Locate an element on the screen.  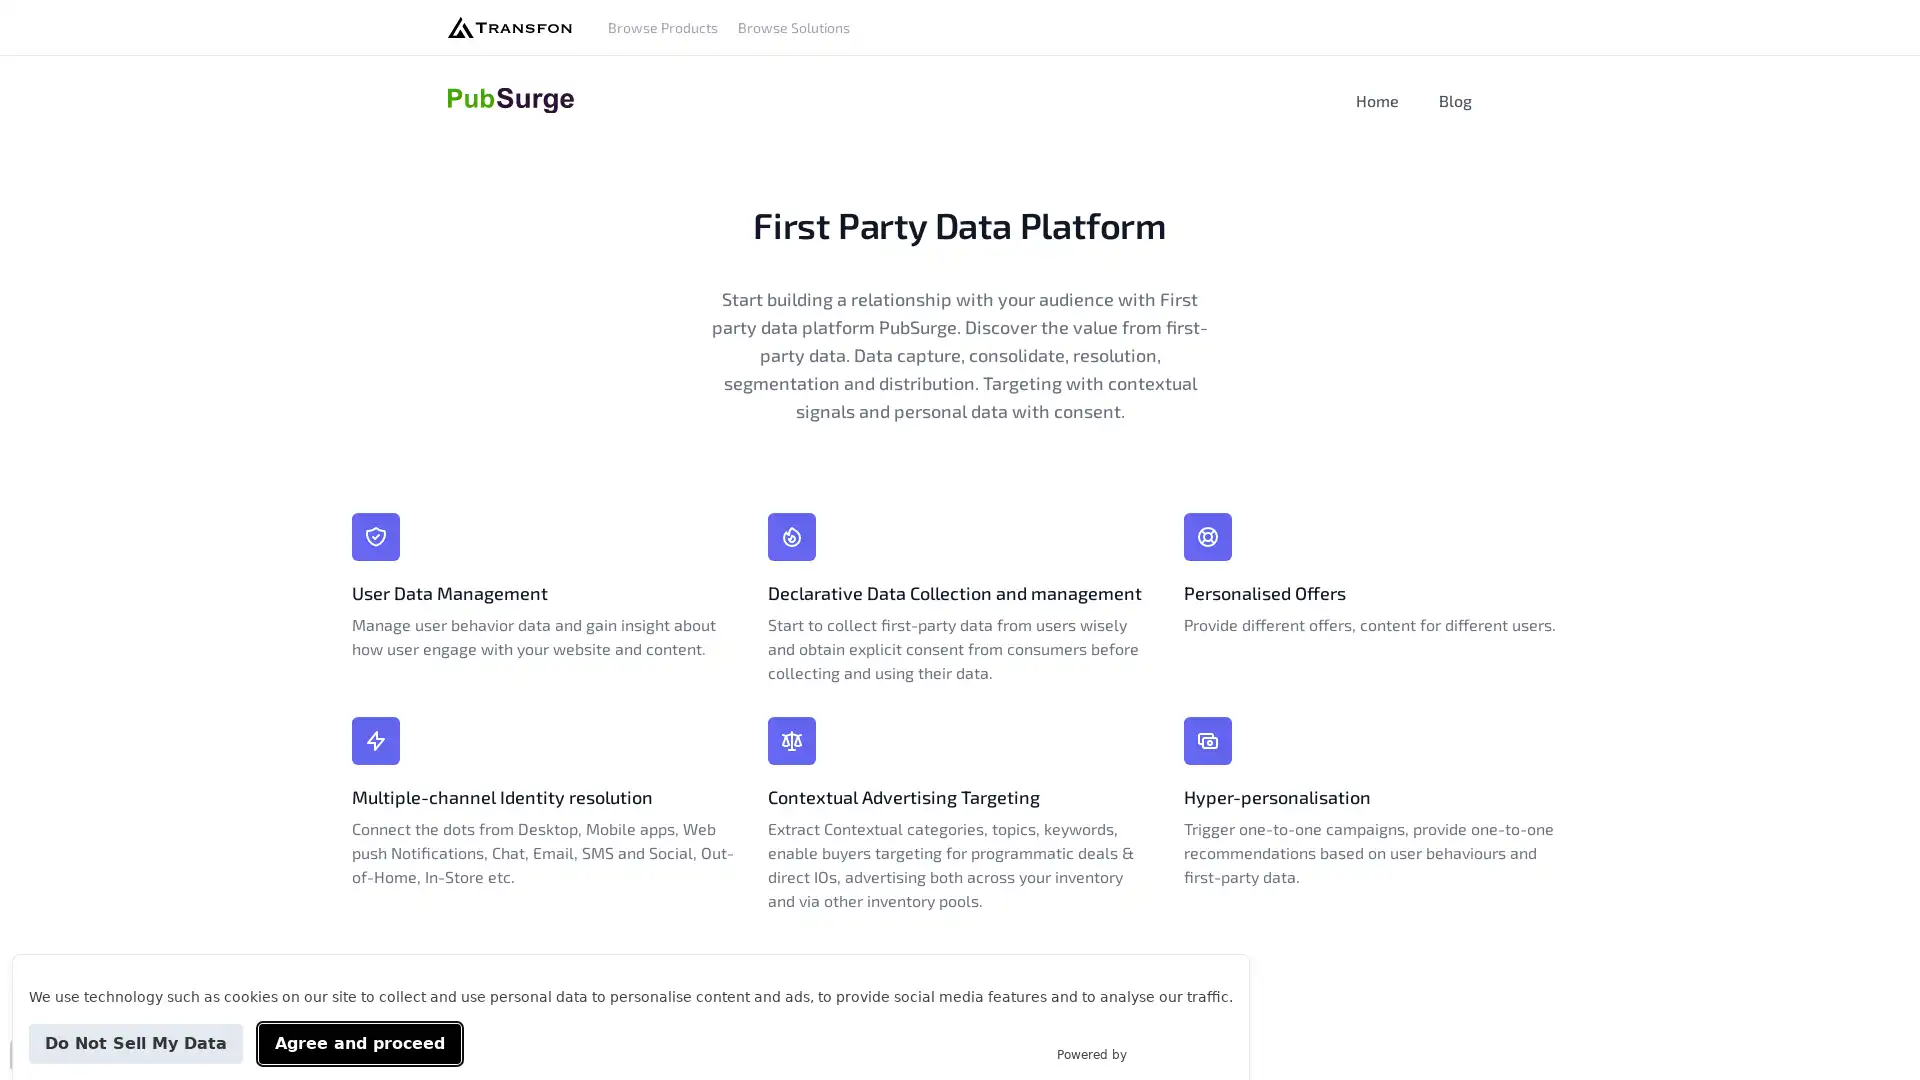
Do Not Sell My Data is located at coordinates (134, 1043).